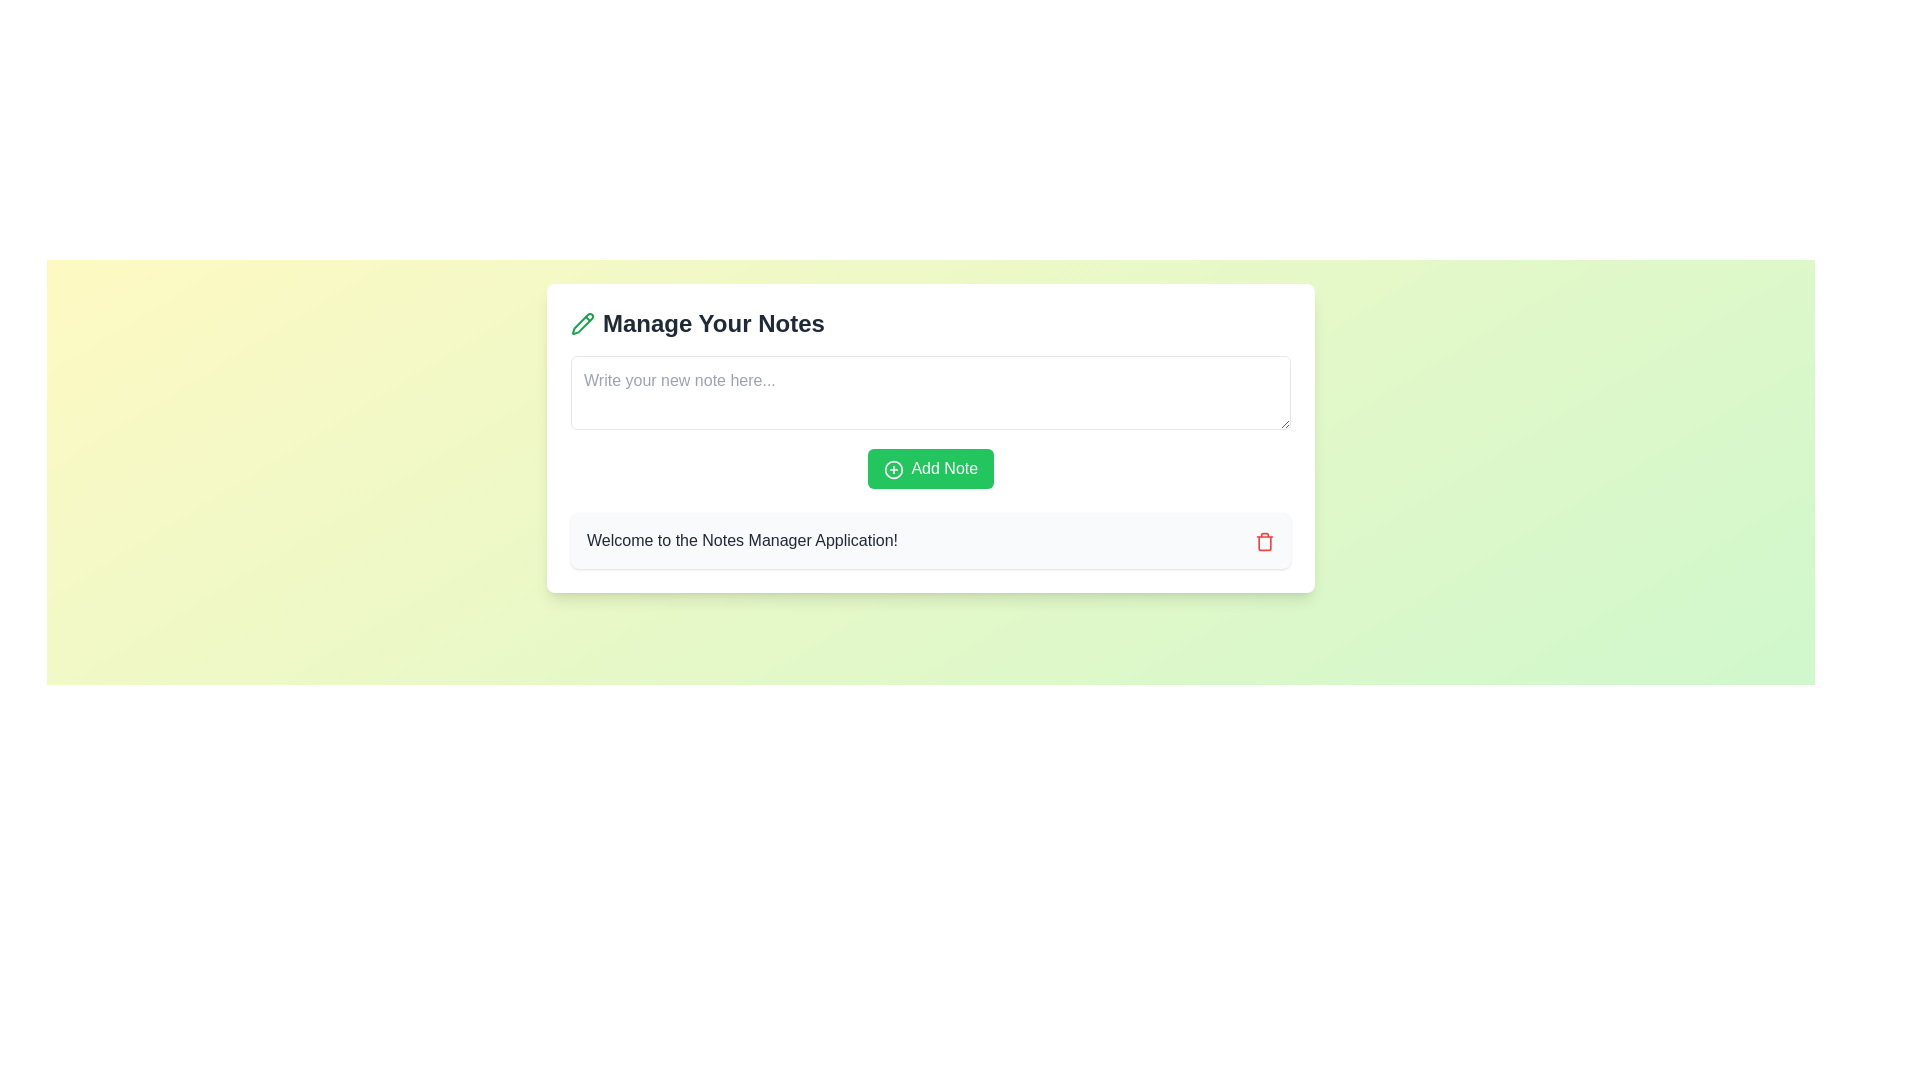  Describe the element at coordinates (1264, 540) in the screenshot. I see `the delete icon located at the far-right edge of the white box containing the message 'Welcome to the Notes Manager Application!'` at that location.